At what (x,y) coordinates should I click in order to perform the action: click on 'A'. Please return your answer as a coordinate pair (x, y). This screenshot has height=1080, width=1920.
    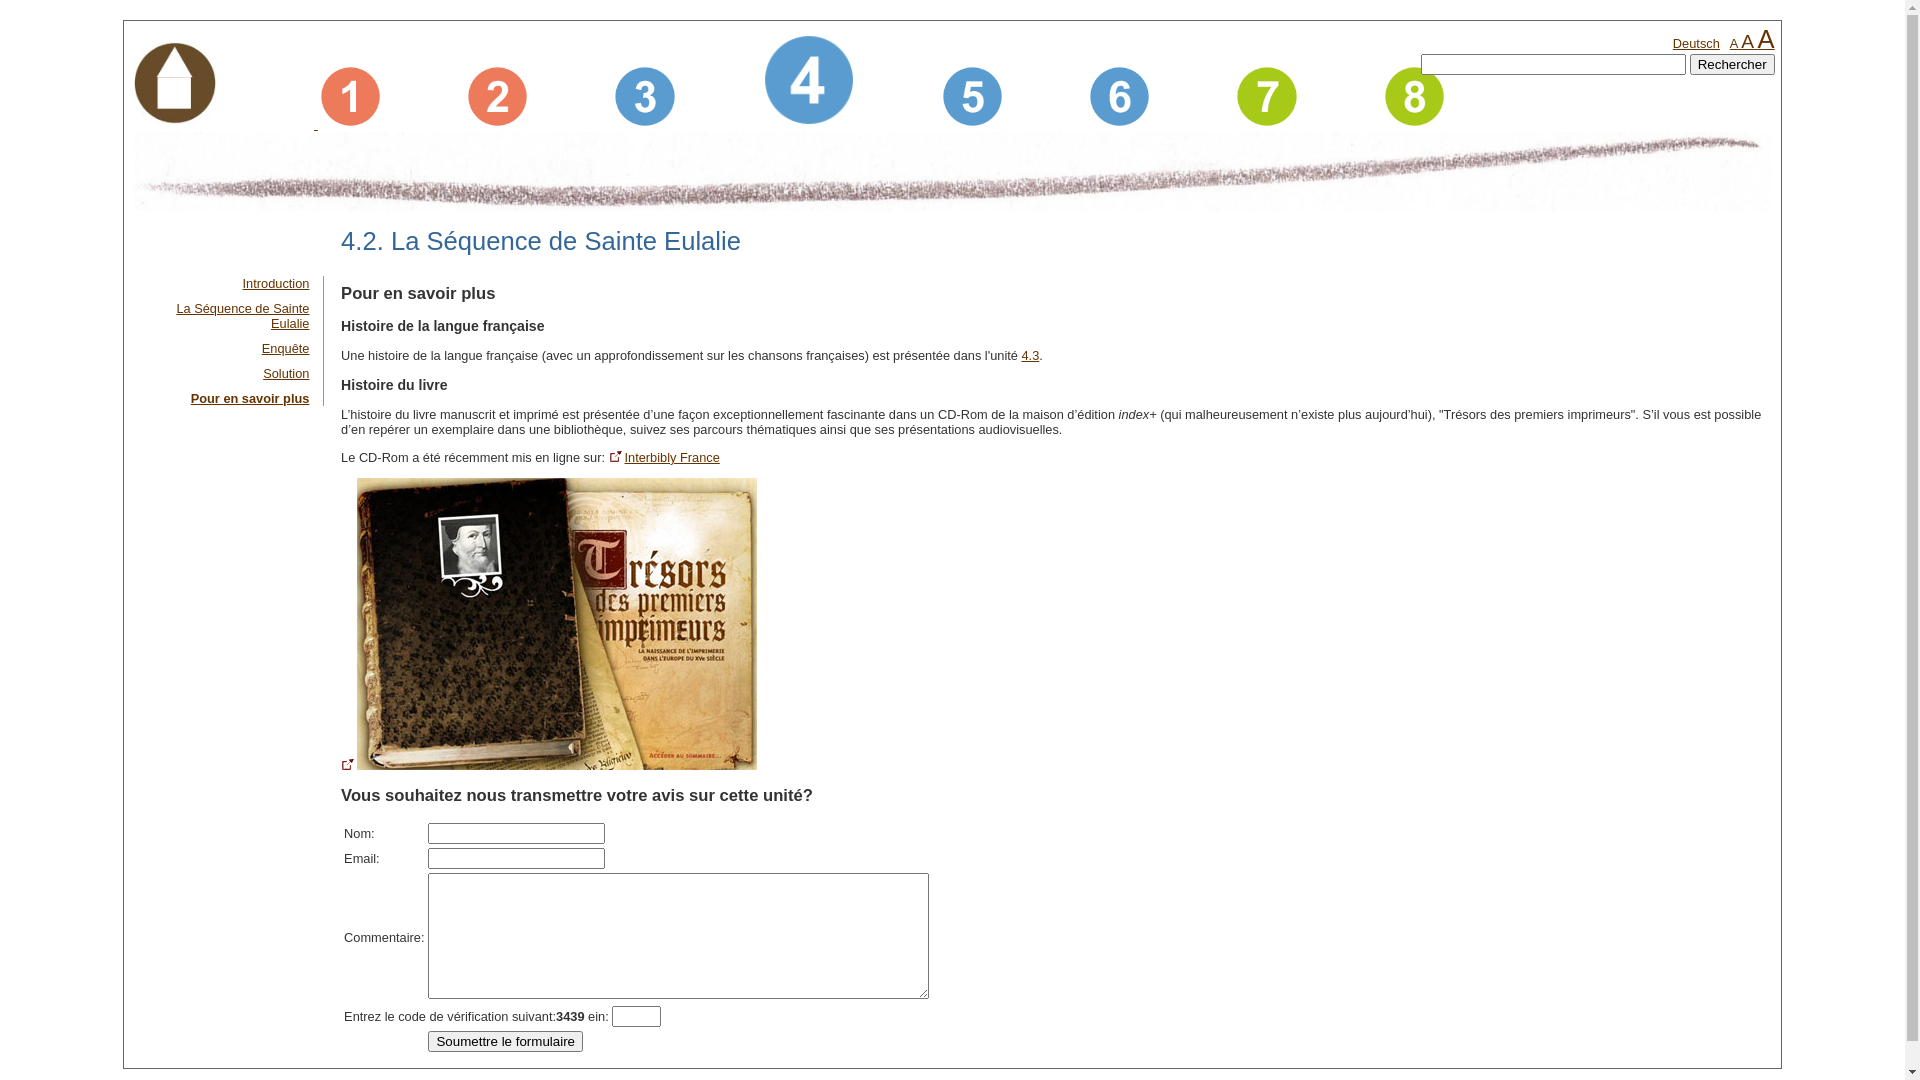
    Looking at the image, I should click on (1746, 41).